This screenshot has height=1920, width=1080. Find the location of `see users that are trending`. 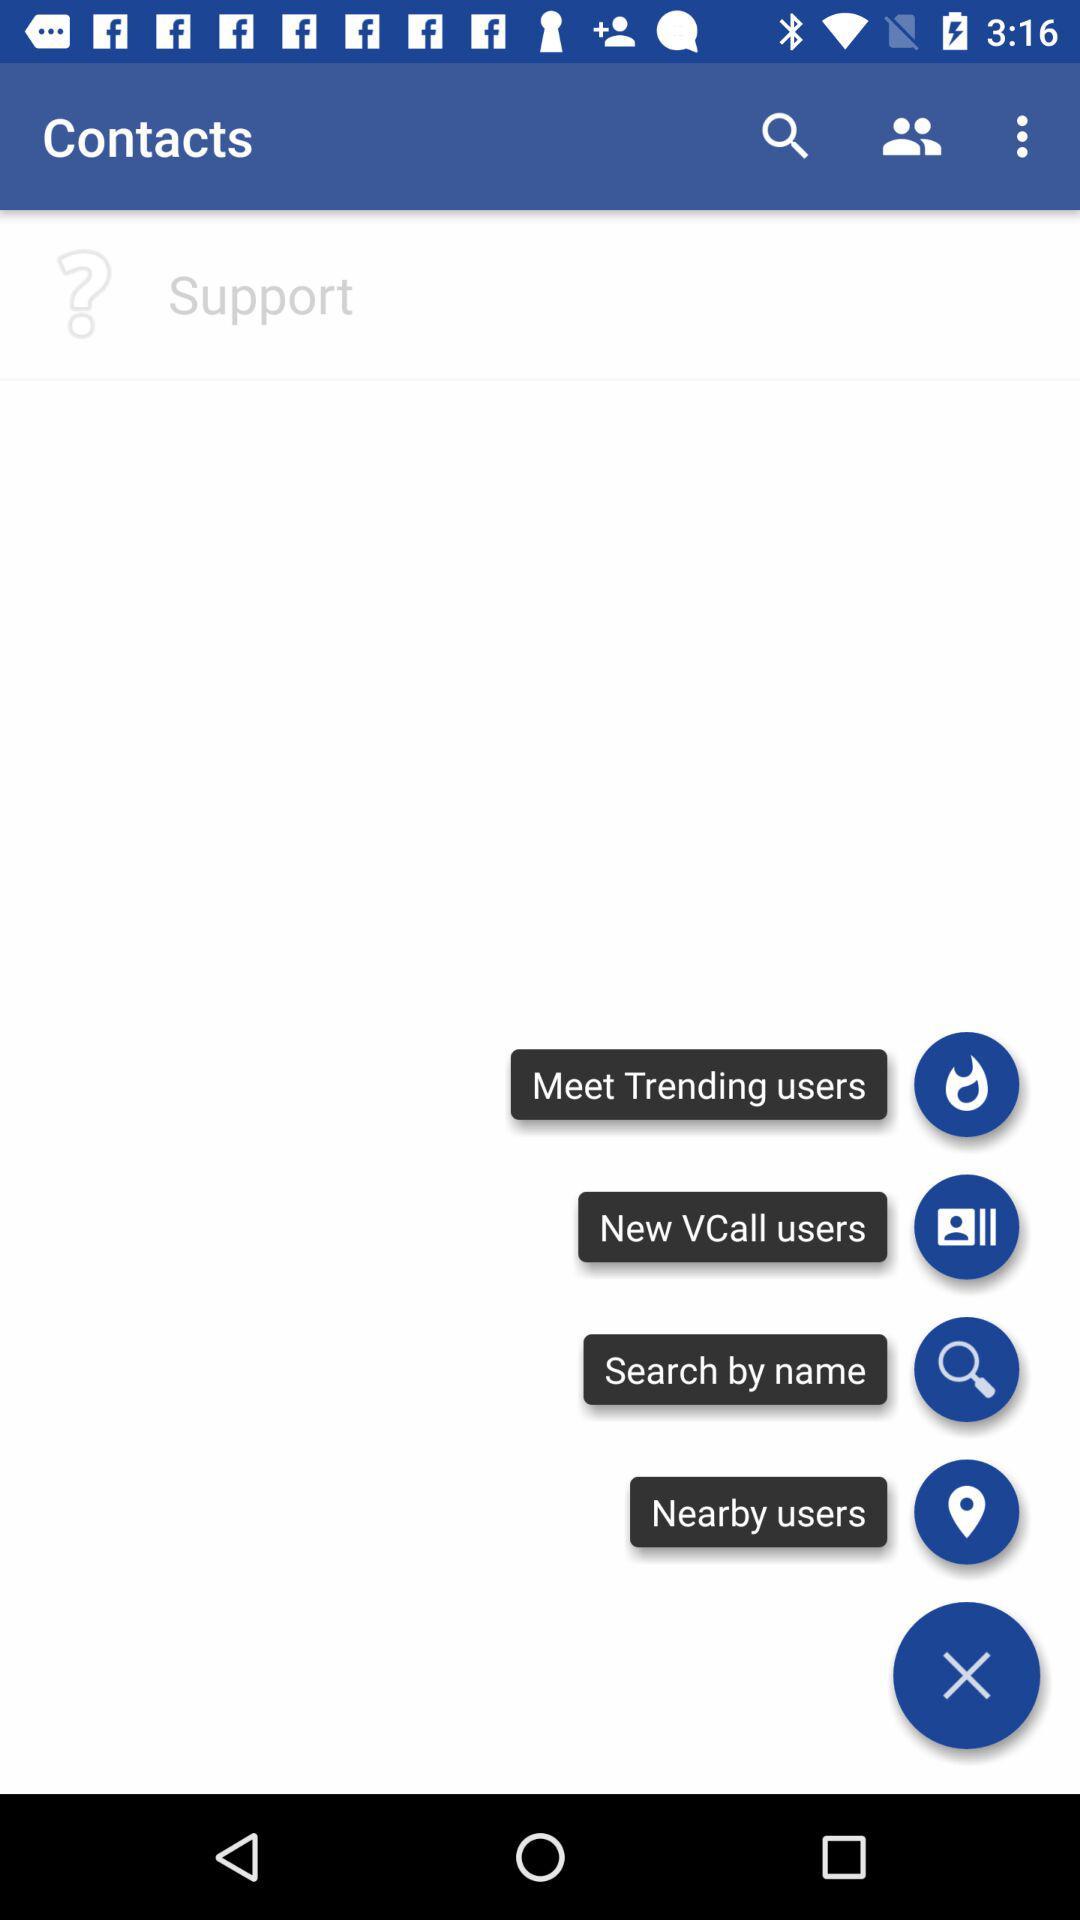

see users that are trending is located at coordinates (965, 1083).